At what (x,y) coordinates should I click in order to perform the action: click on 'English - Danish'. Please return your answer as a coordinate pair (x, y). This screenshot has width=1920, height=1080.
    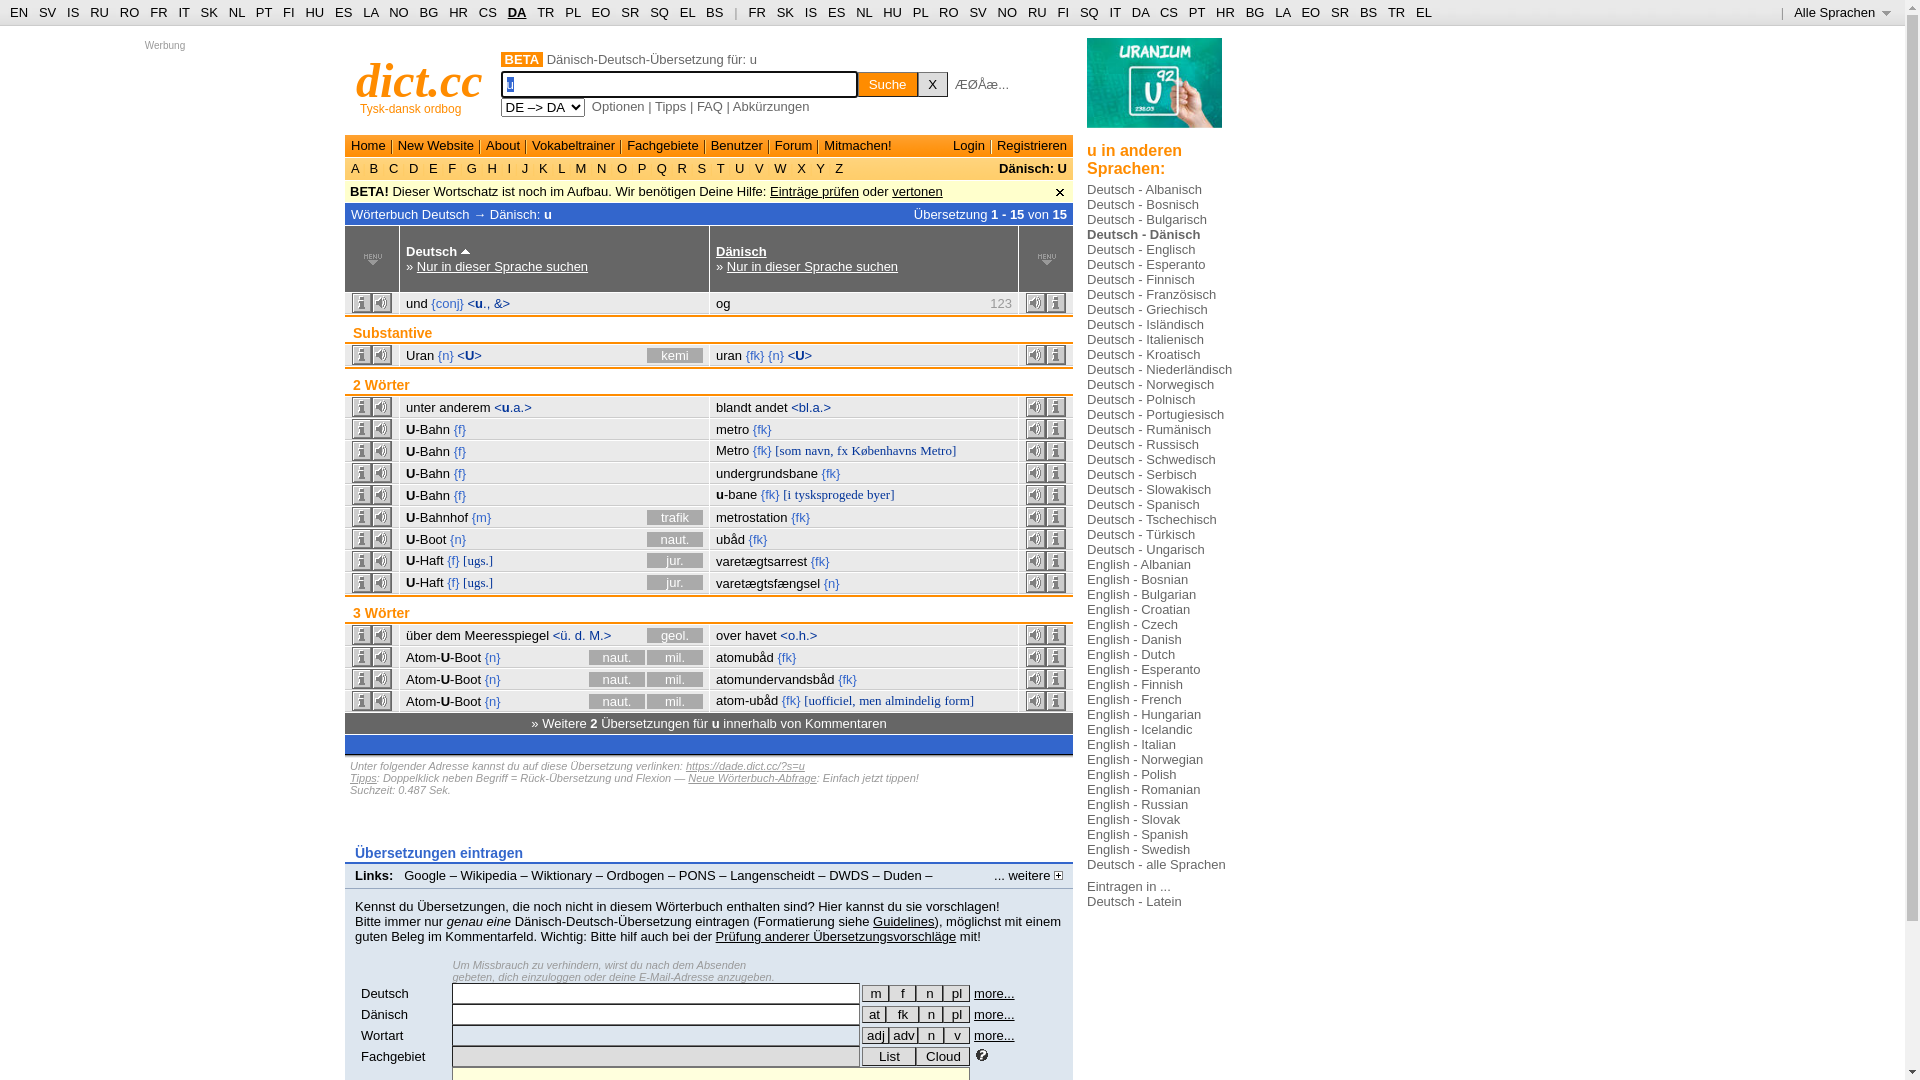
    Looking at the image, I should click on (1085, 639).